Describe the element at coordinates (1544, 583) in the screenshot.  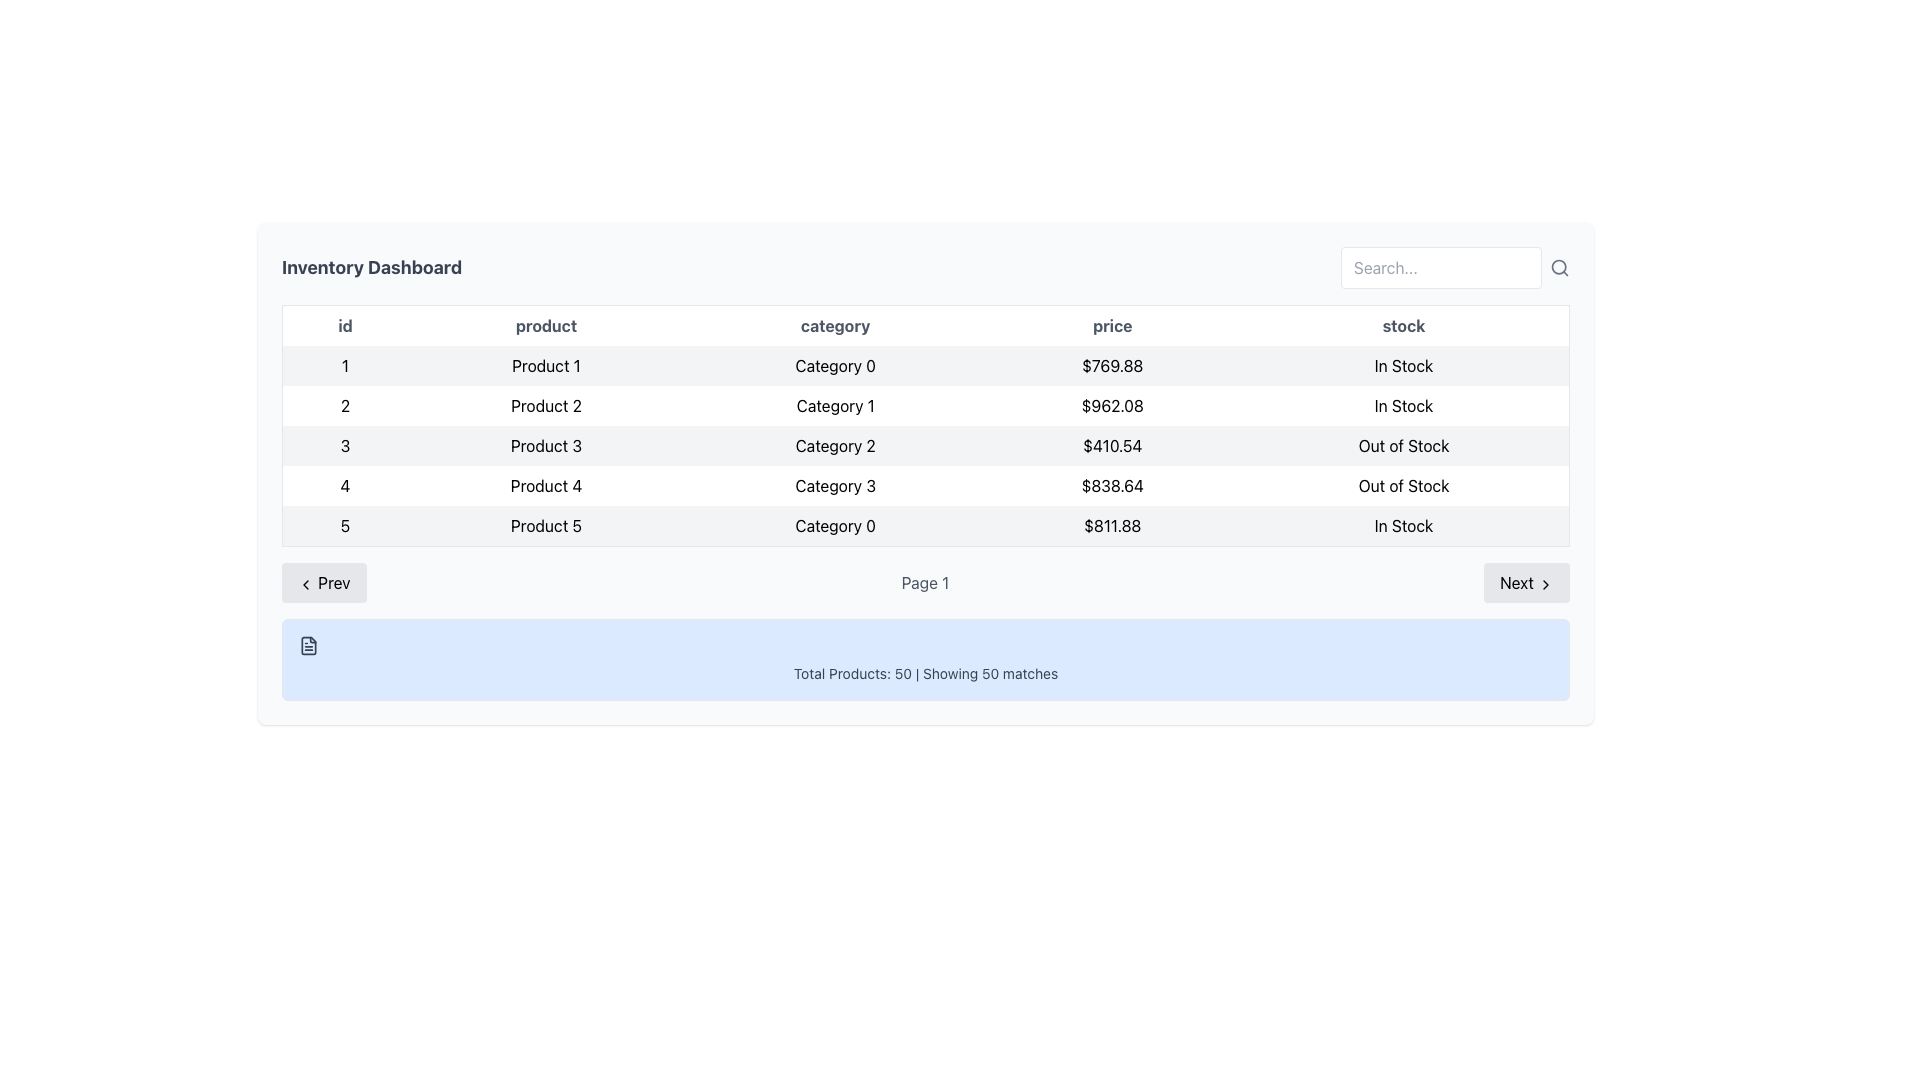
I see `the 'Next' button which contains a small right-pointing chevron icon` at that location.